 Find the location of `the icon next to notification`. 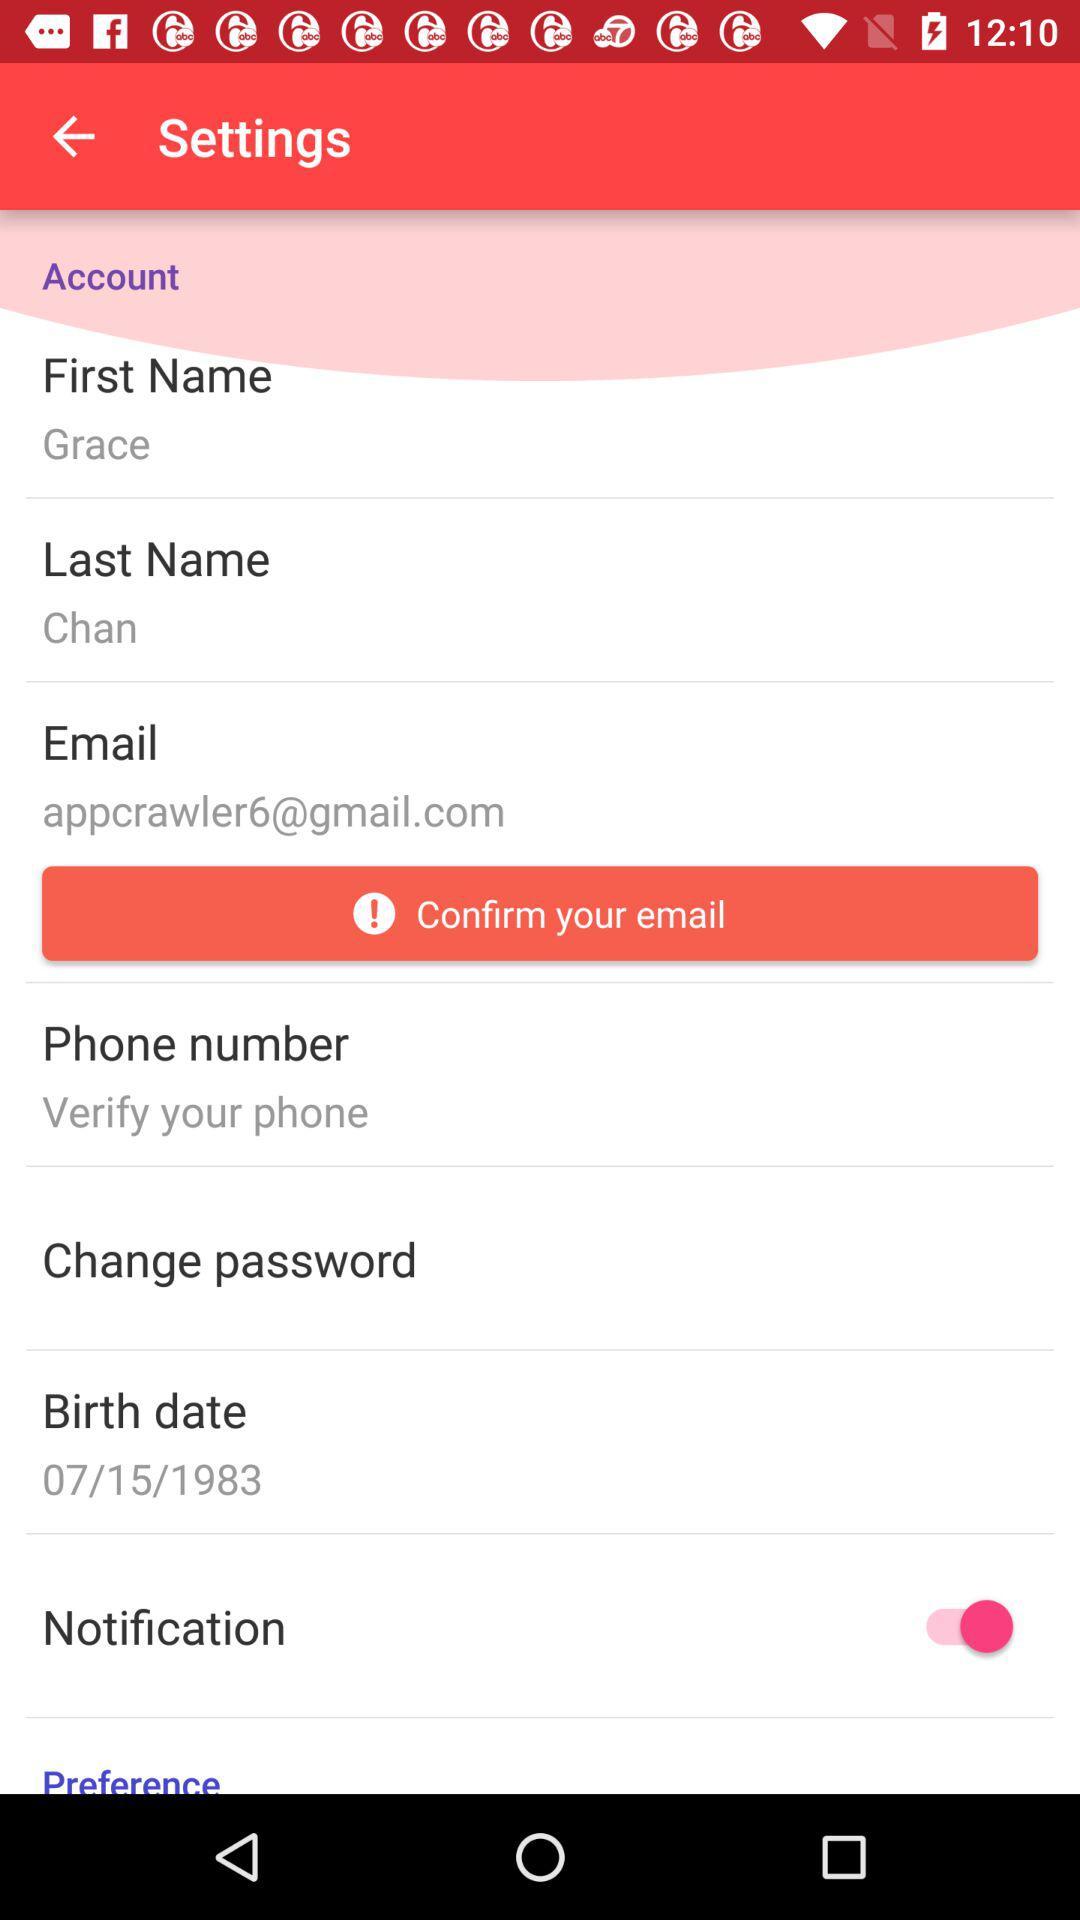

the icon next to notification is located at coordinates (959, 1626).